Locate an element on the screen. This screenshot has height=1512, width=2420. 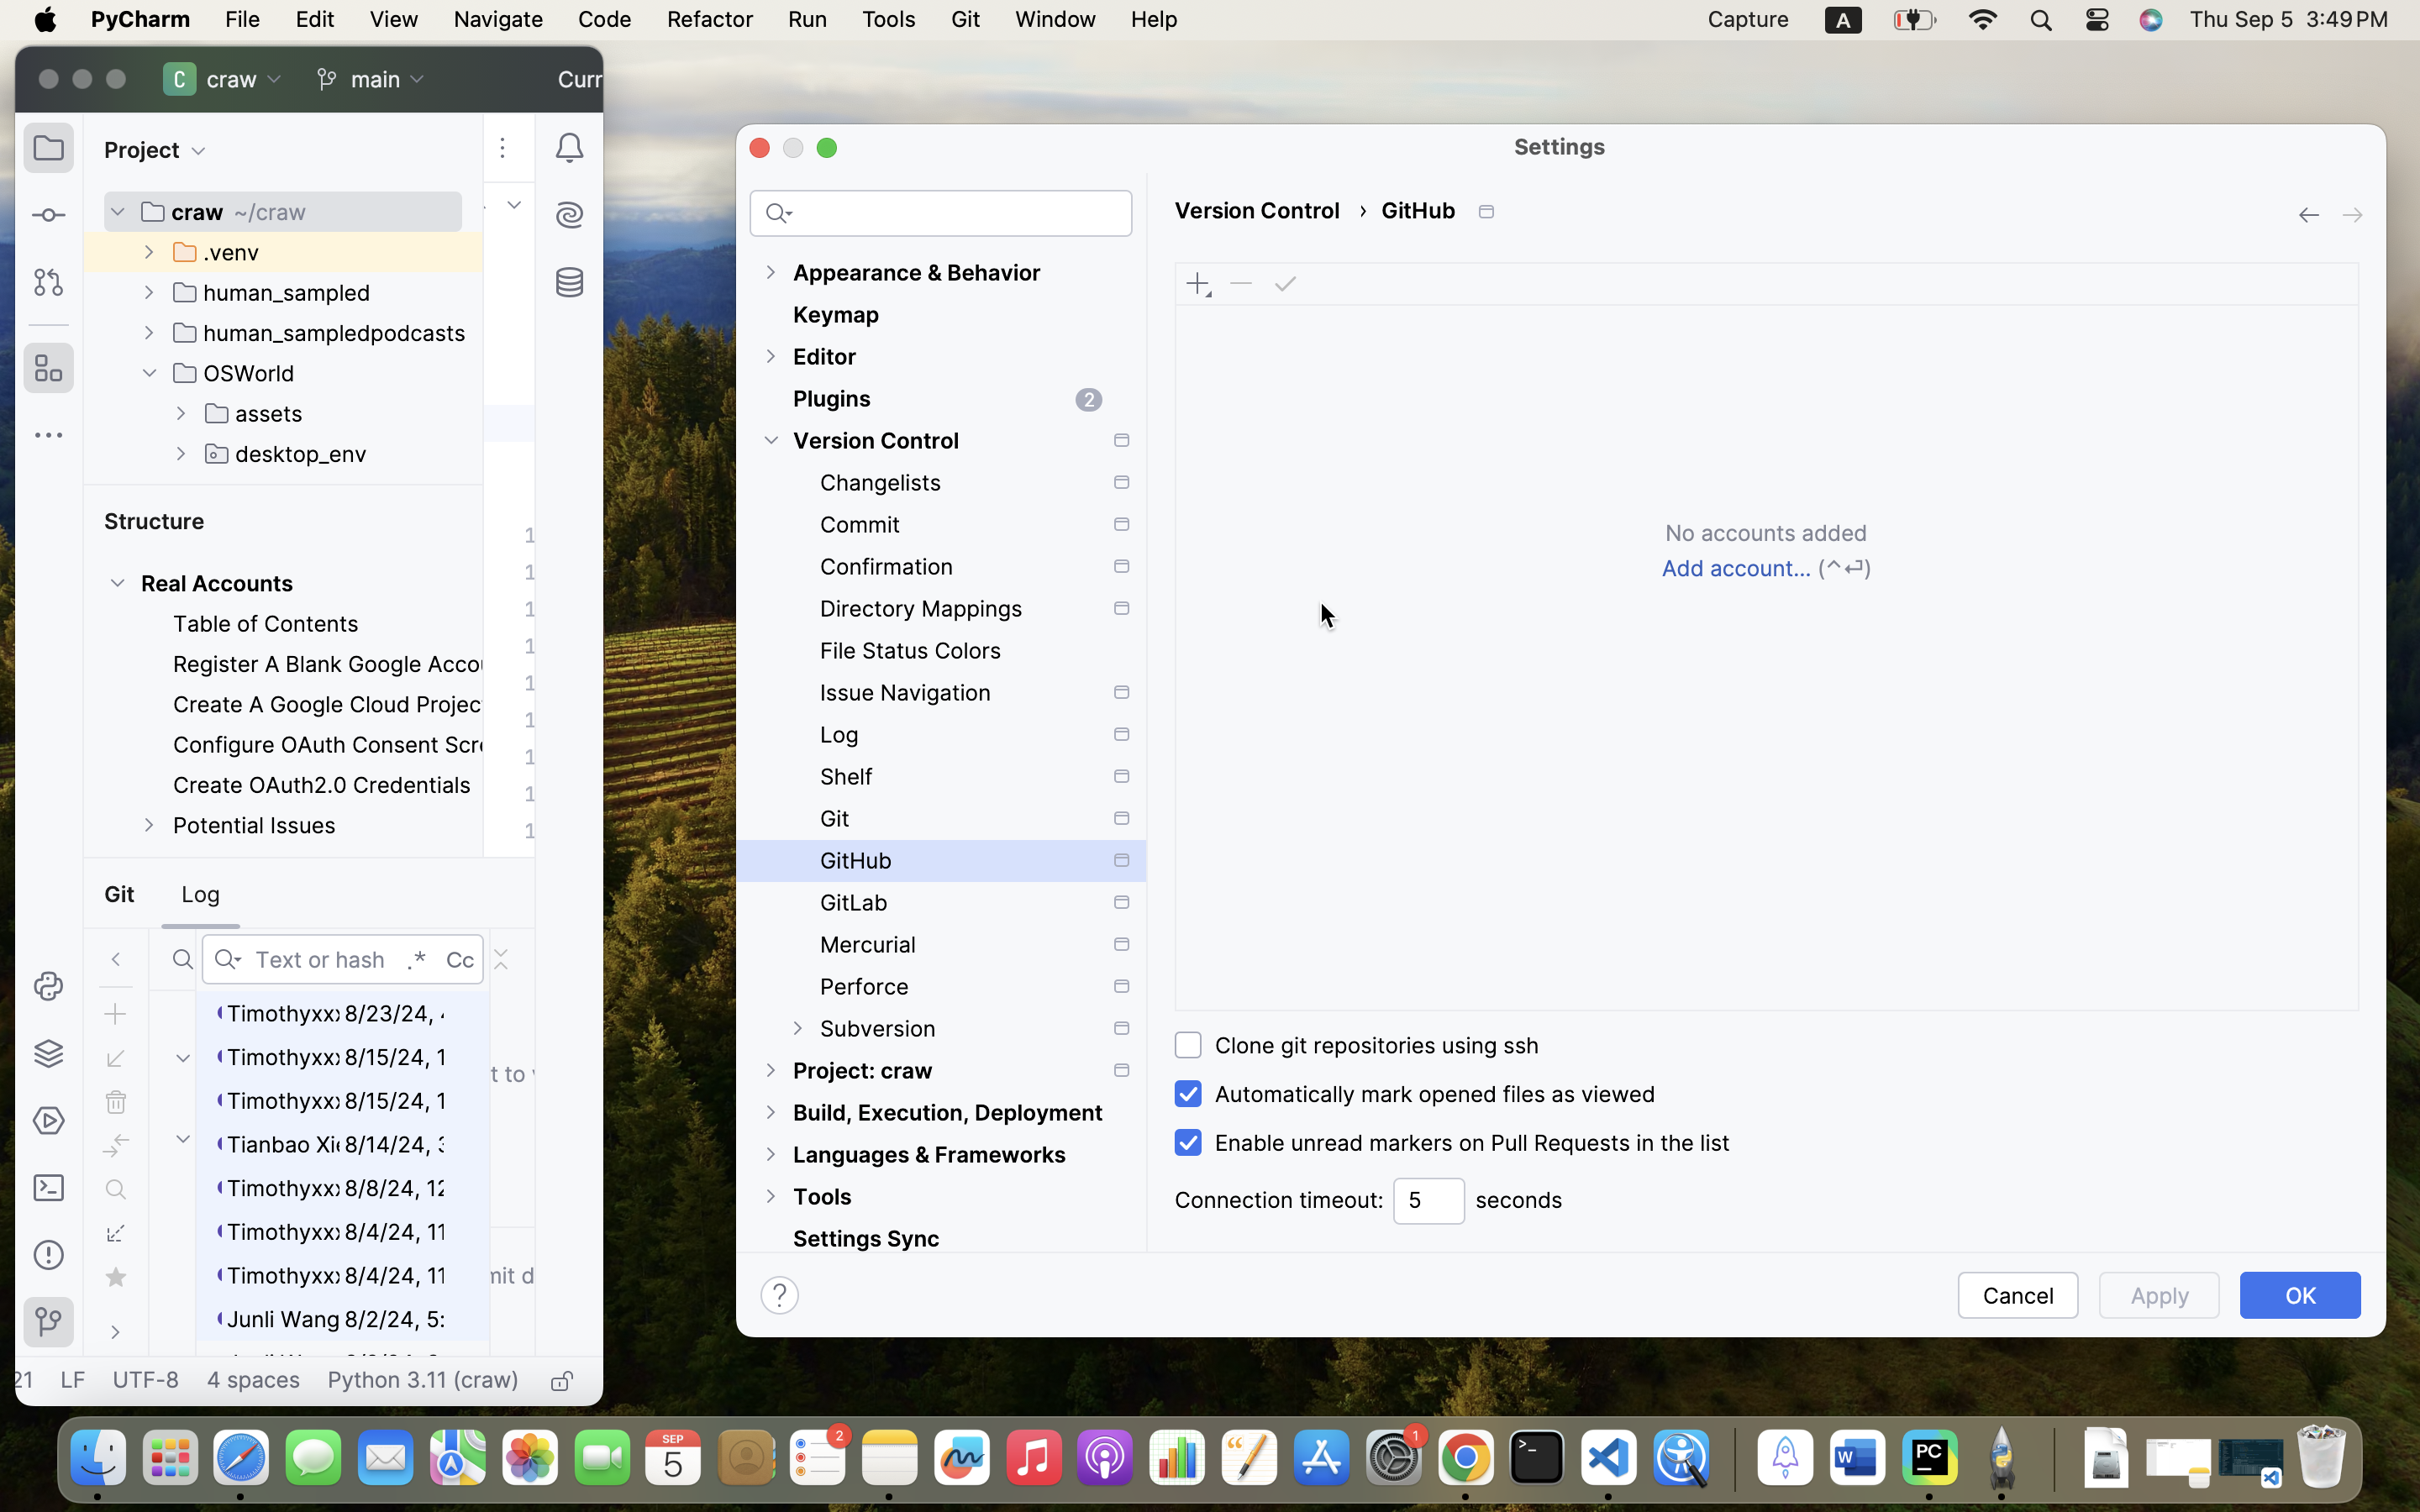
'5' is located at coordinates (1428, 1200).